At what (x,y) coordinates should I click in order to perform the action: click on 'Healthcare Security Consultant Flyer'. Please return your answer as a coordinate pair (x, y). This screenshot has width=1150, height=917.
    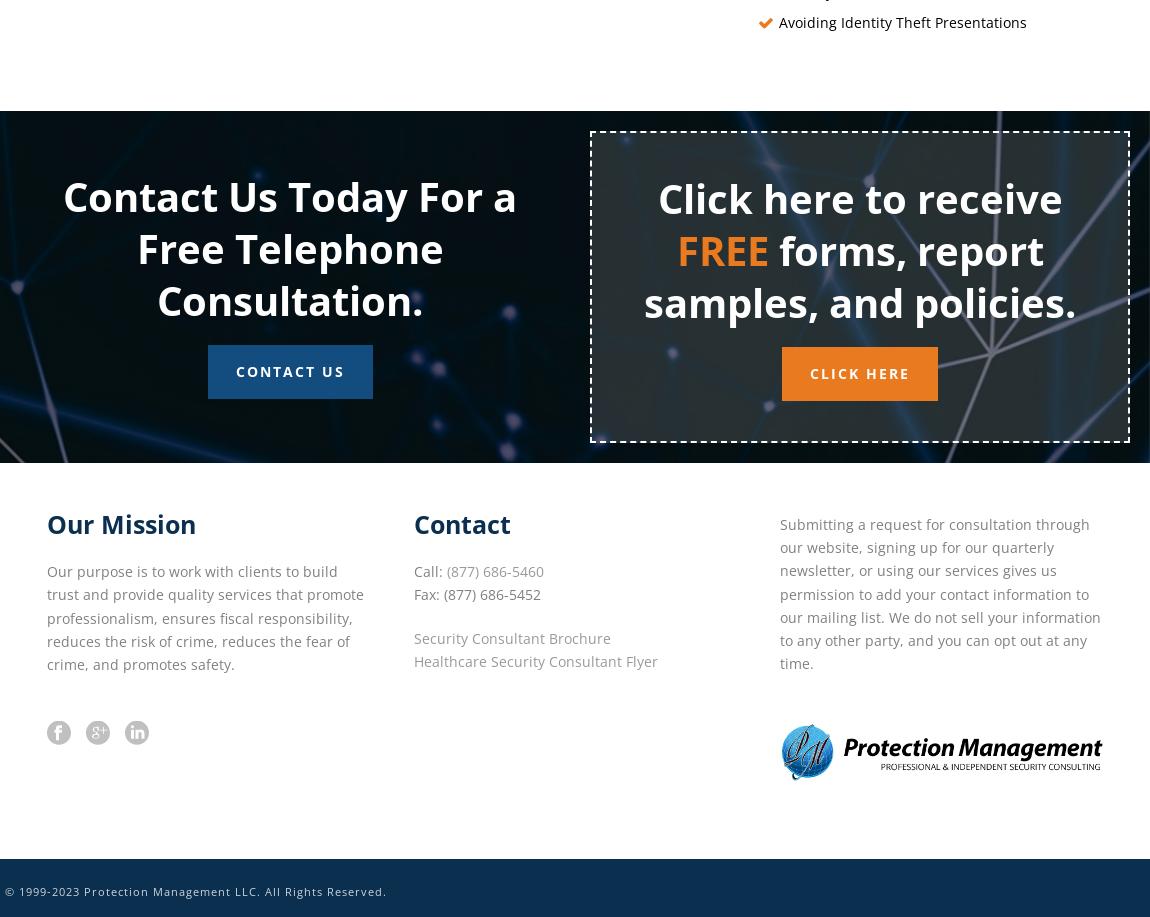
    Looking at the image, I should click on (534, 660).